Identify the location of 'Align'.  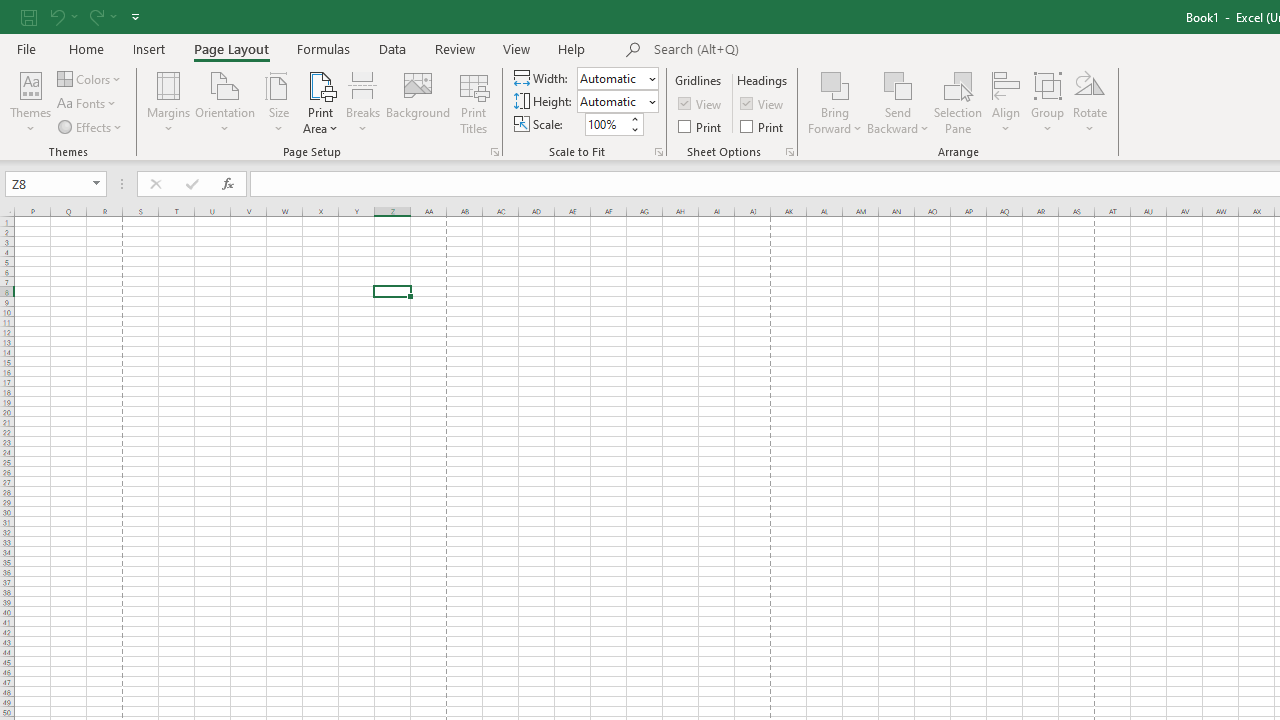
(1006, 103).